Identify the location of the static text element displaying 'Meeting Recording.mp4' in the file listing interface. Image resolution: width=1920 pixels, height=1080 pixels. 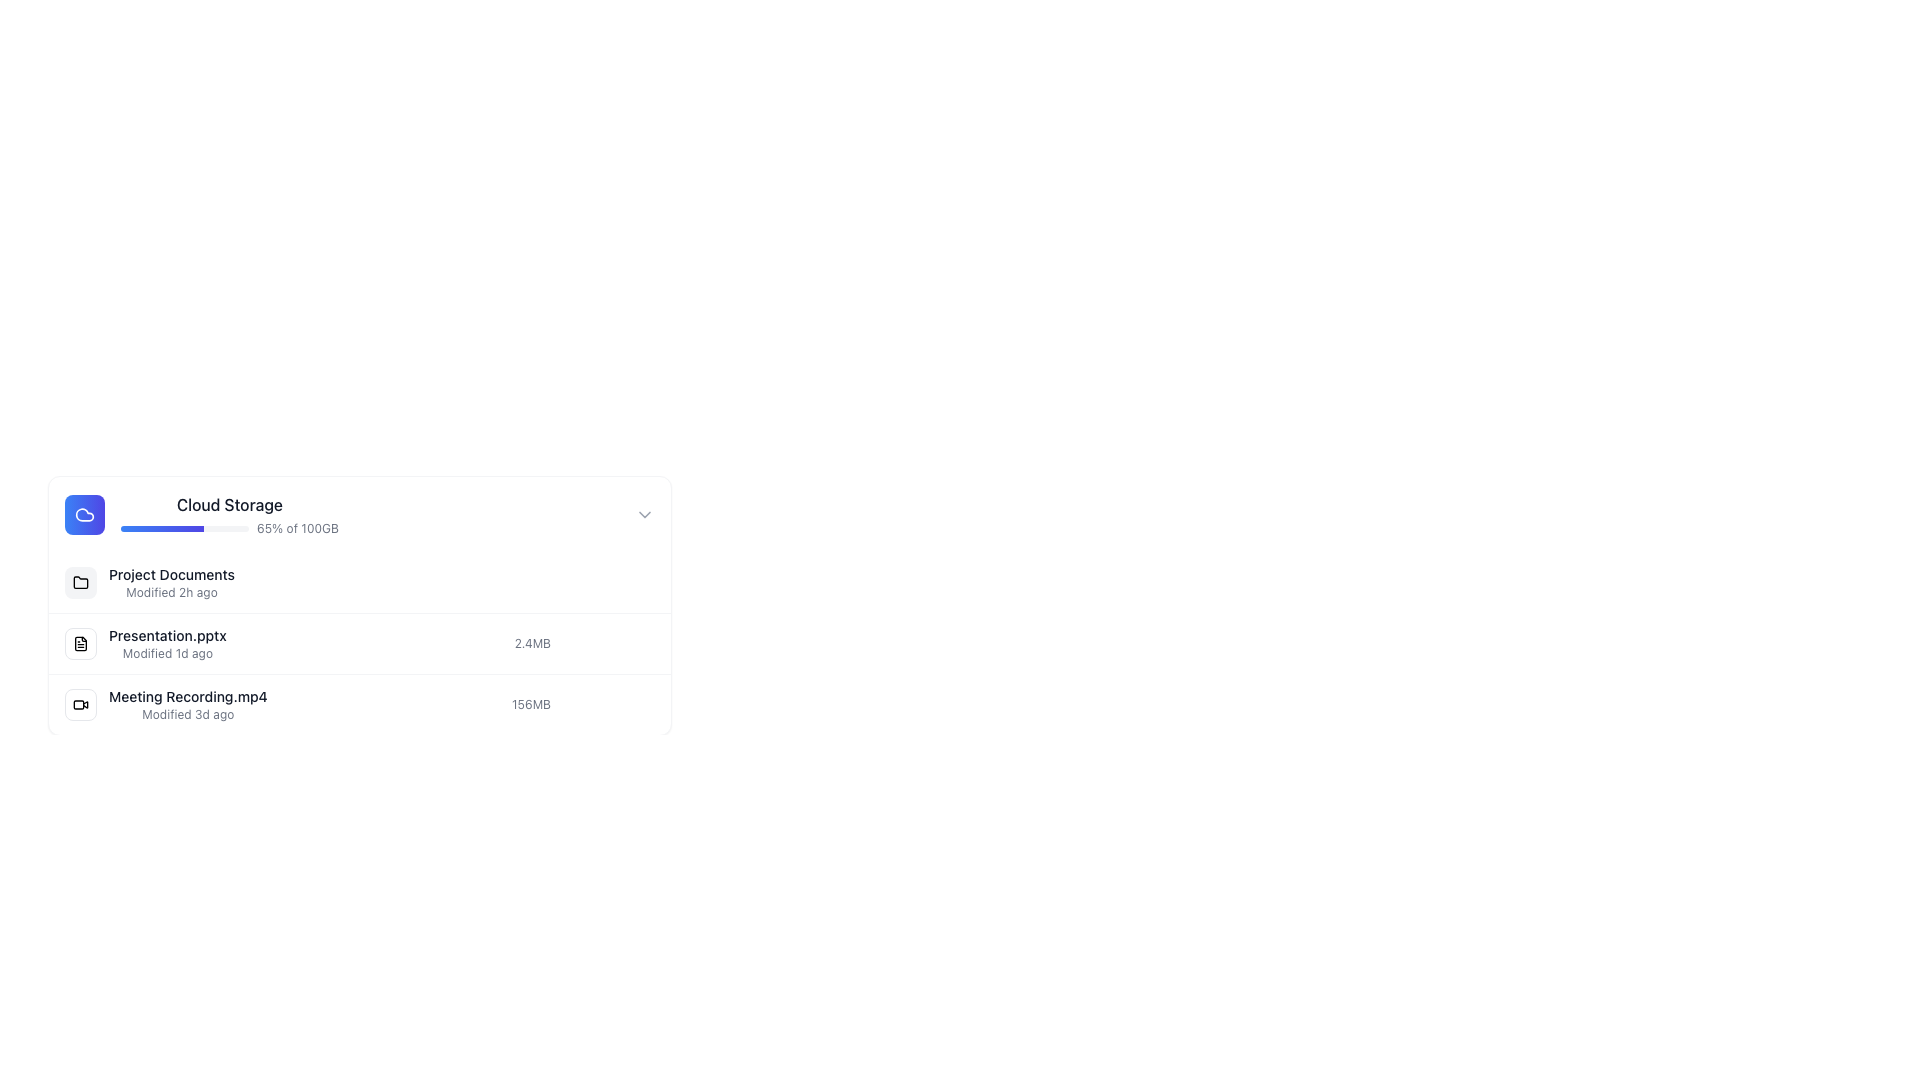
(188, 696).